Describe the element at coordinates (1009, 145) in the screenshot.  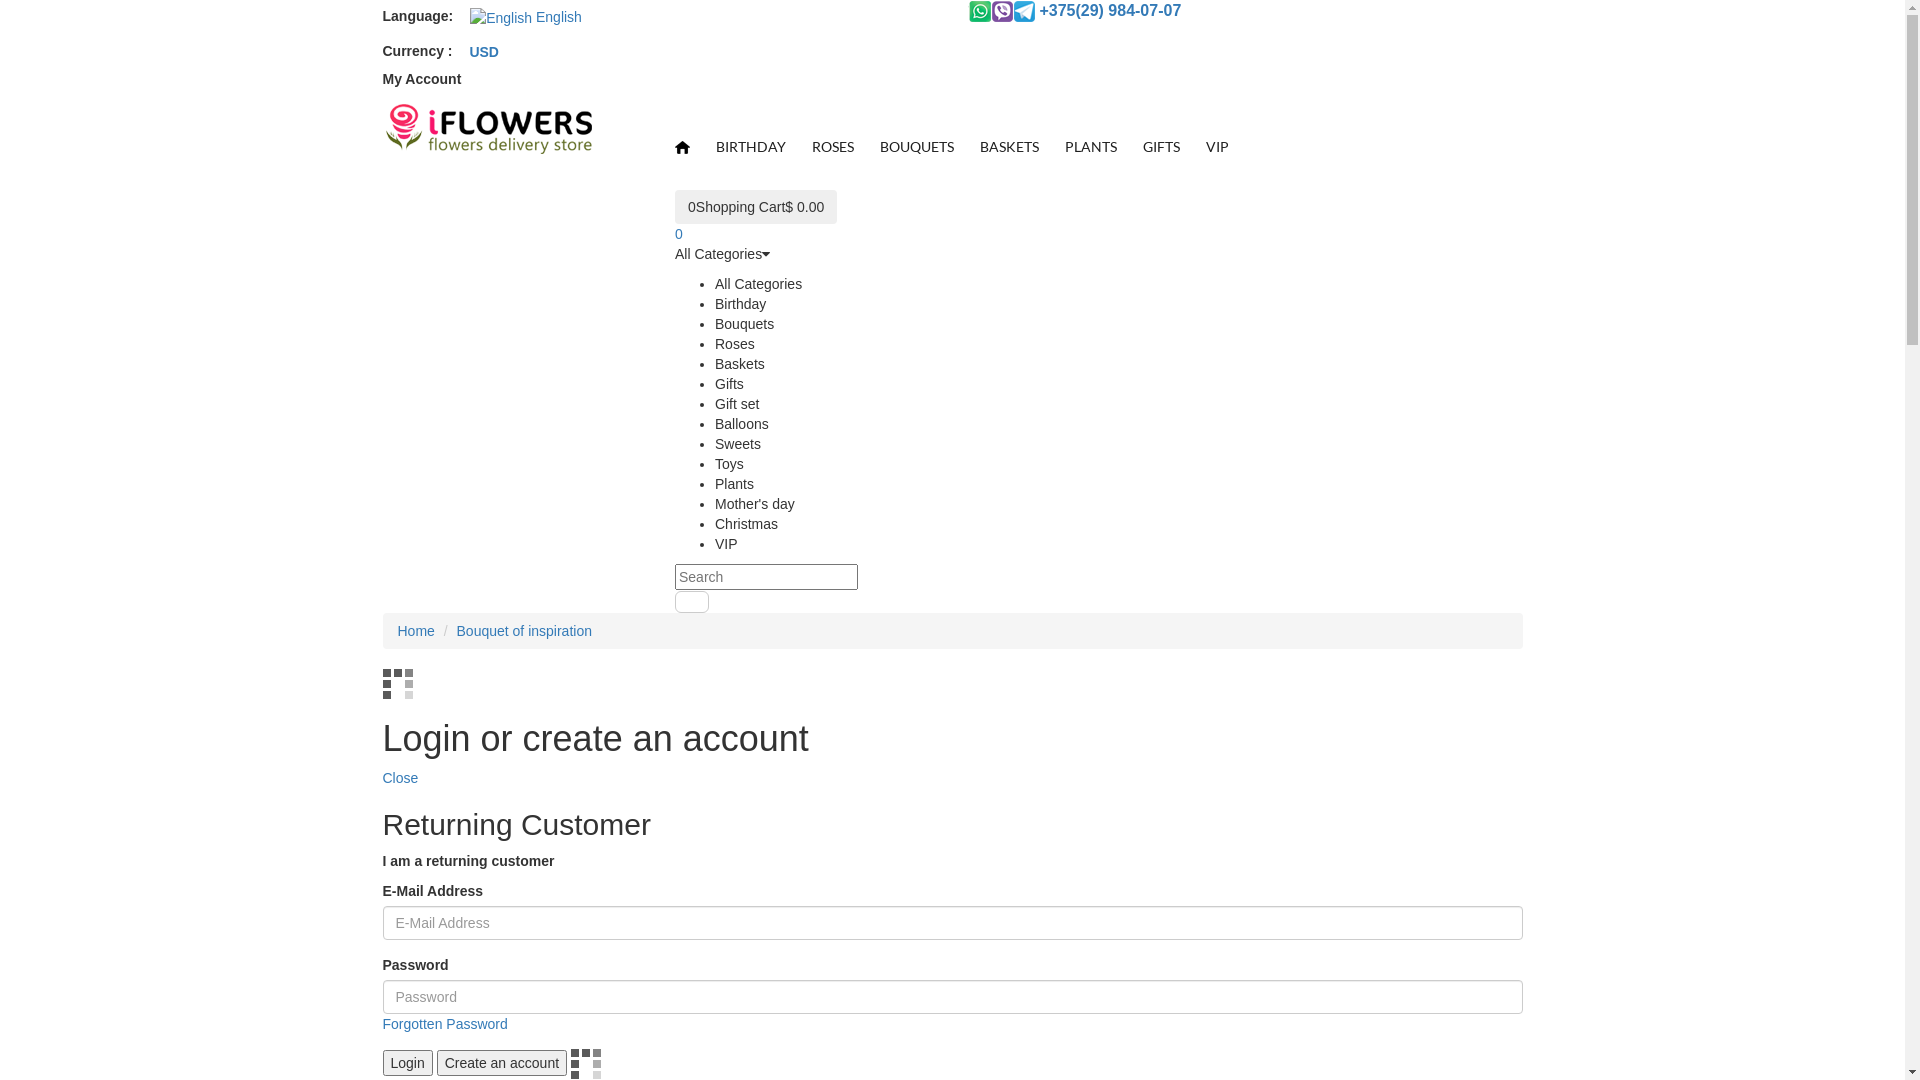
I see `'BASKETS'` at that location.